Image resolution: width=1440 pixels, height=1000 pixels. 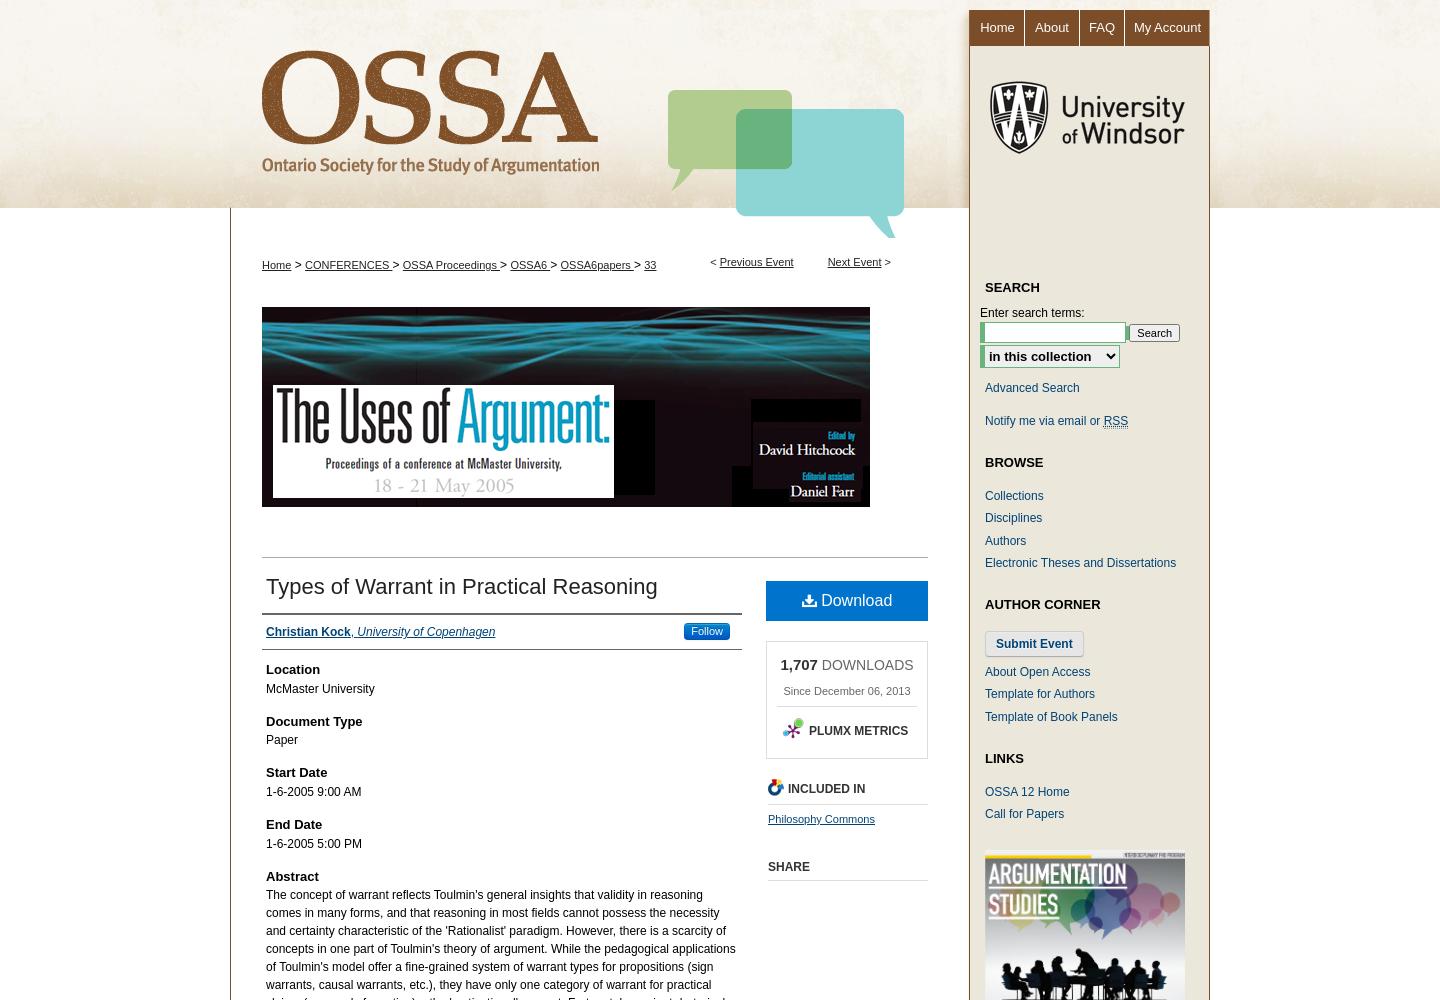 What do you see at coordinates (1034, 644) in the screenshot?
I see `'Submit Event'` at bounding box center [1034, 644].